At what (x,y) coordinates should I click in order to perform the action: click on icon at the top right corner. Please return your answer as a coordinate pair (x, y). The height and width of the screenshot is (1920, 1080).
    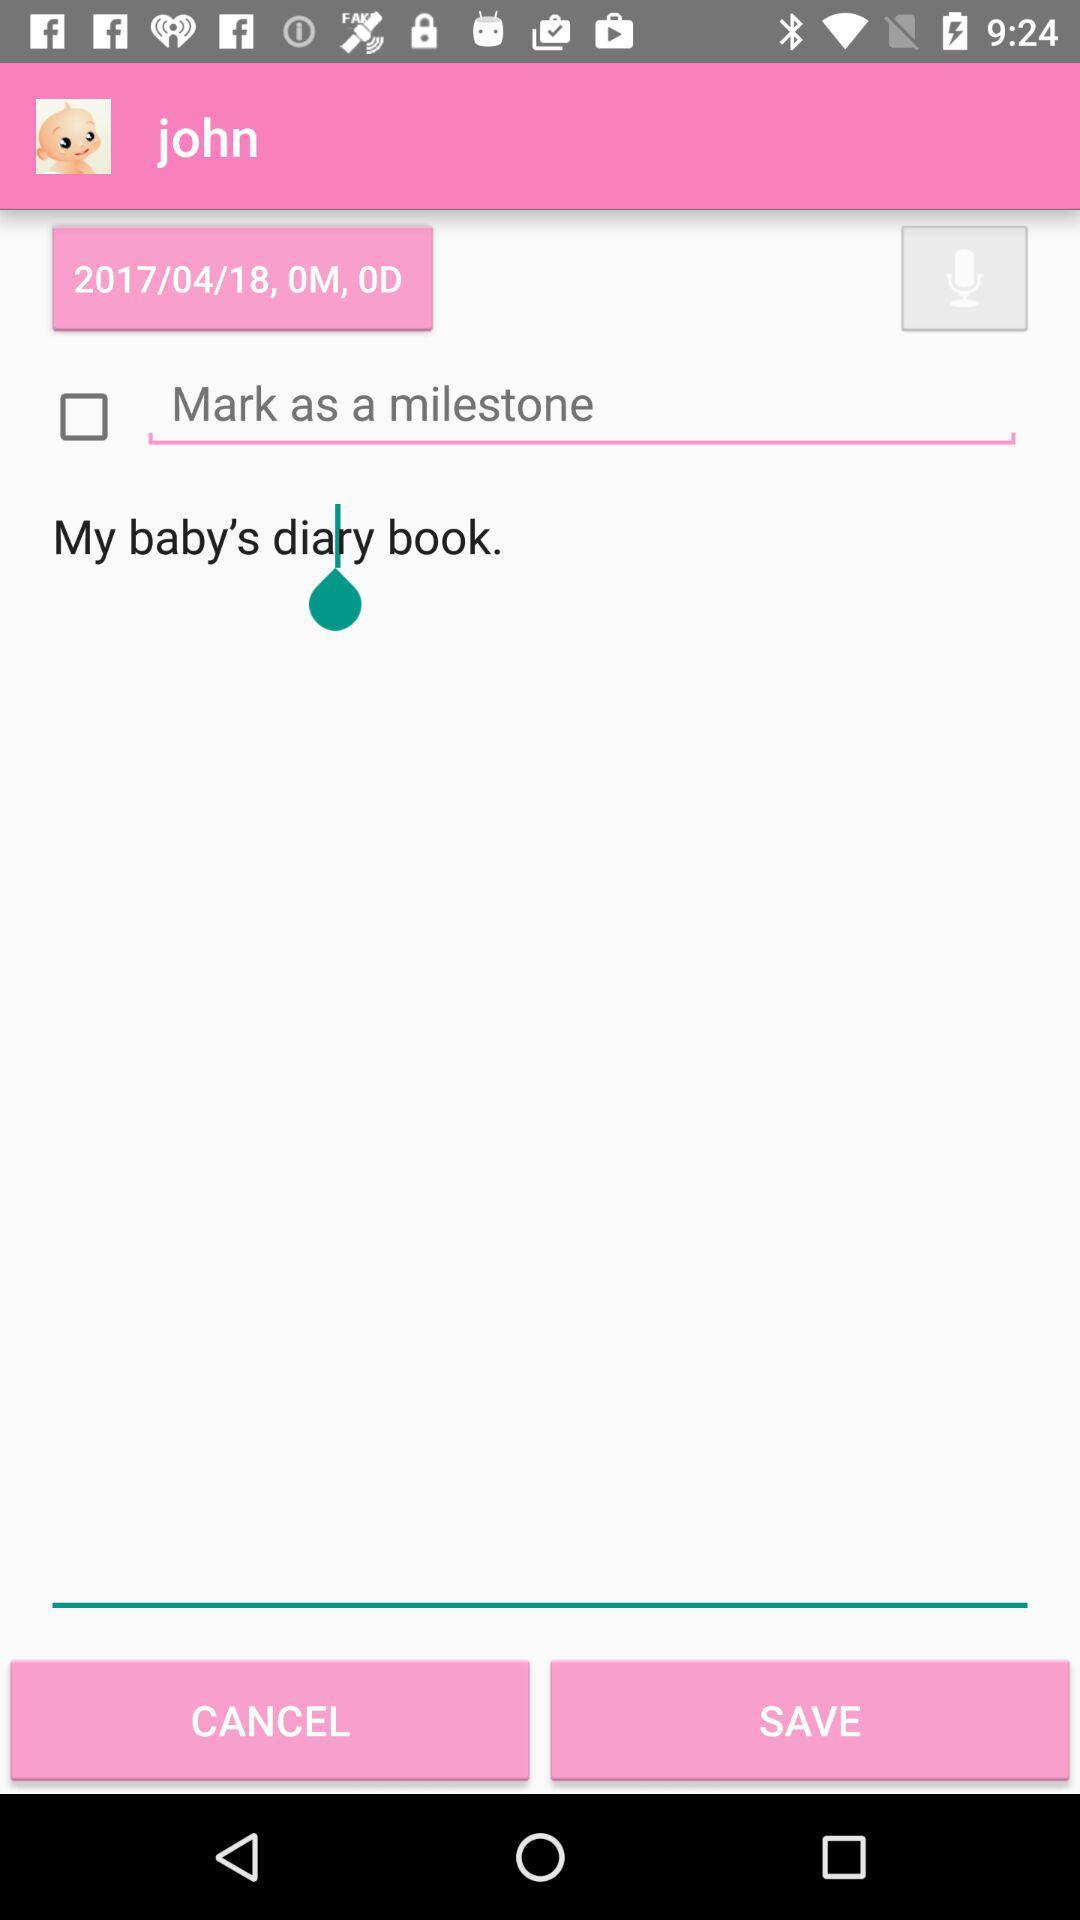
    Looking at the image, I should click on (963, 277).